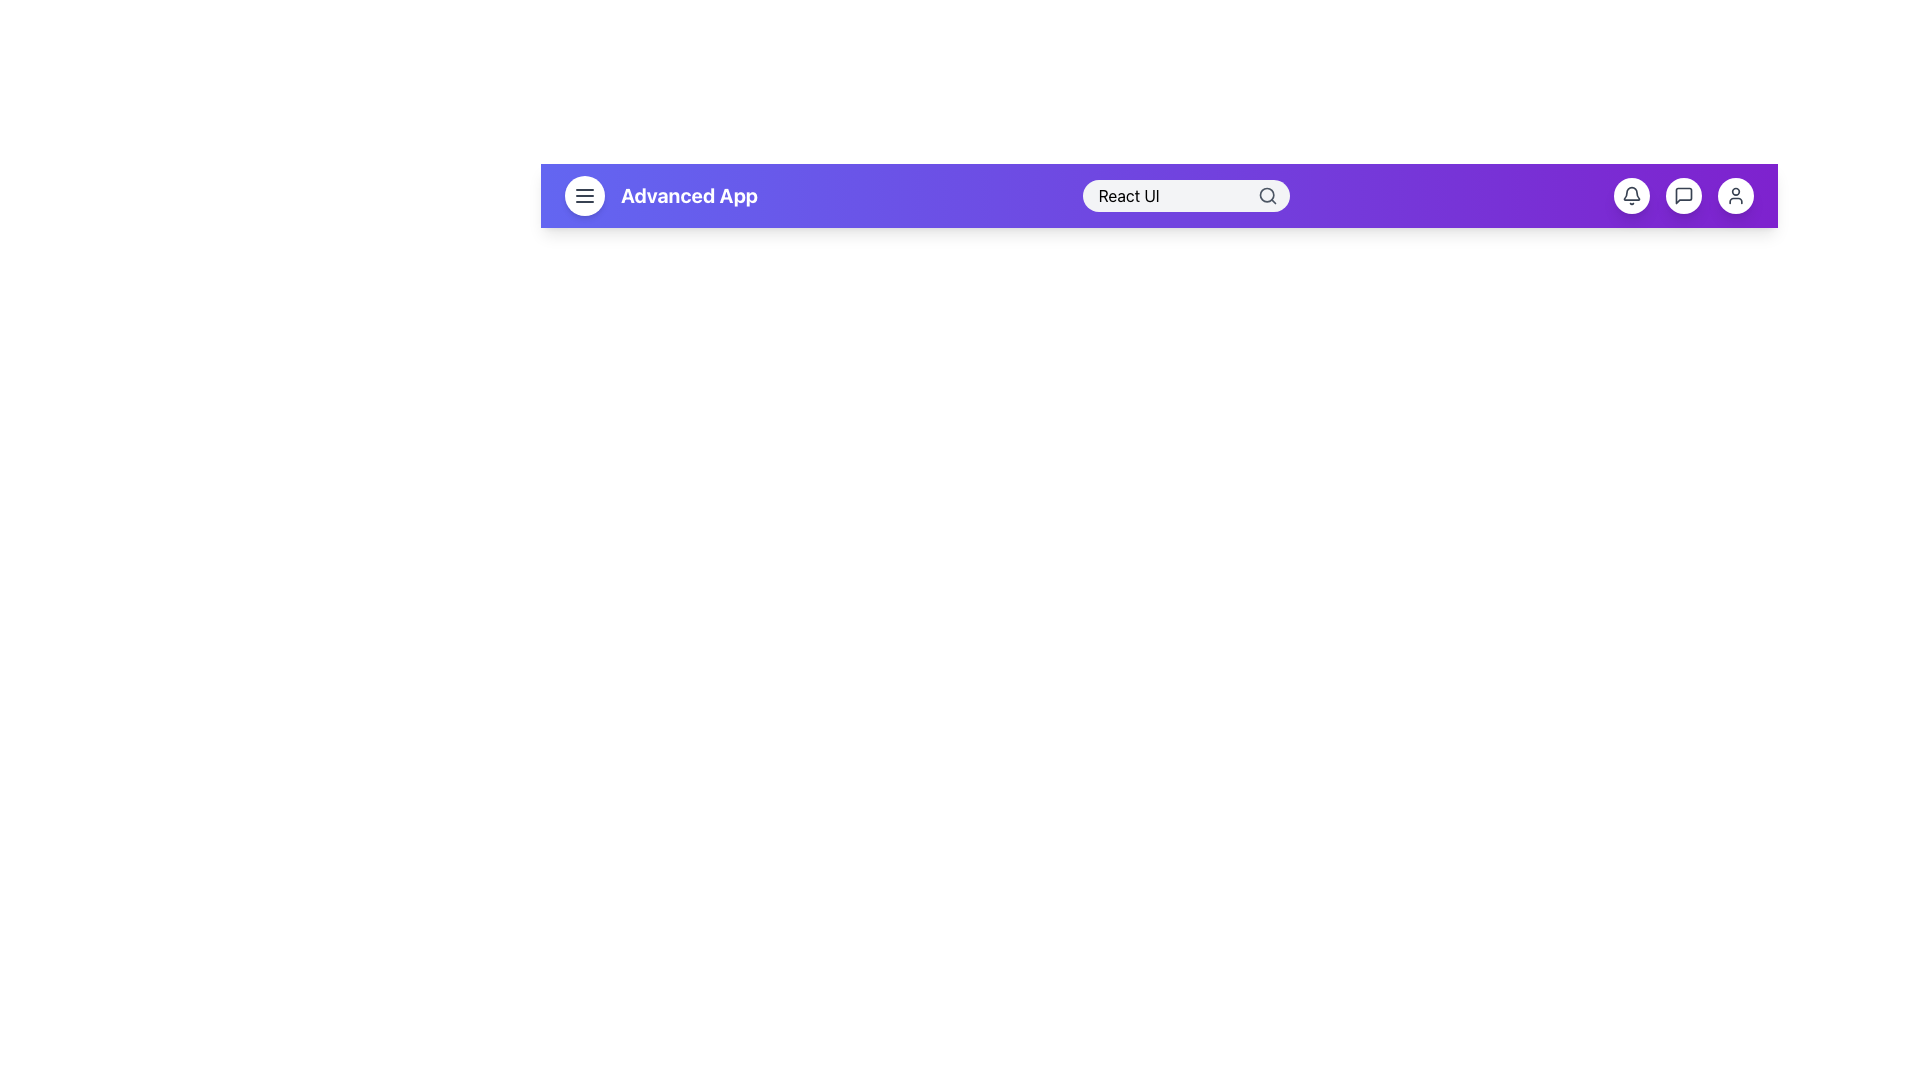 This screenshot has height=1080, width=1920. What do you see at coordinates (1683, 196) in the screenshot?
I see `the speech bubble icon, which is a compact rounded square button with a white background outlined in gray, located in the top-right corner of the interface within the purple navigation bar` at bounding box center [1683, 196].